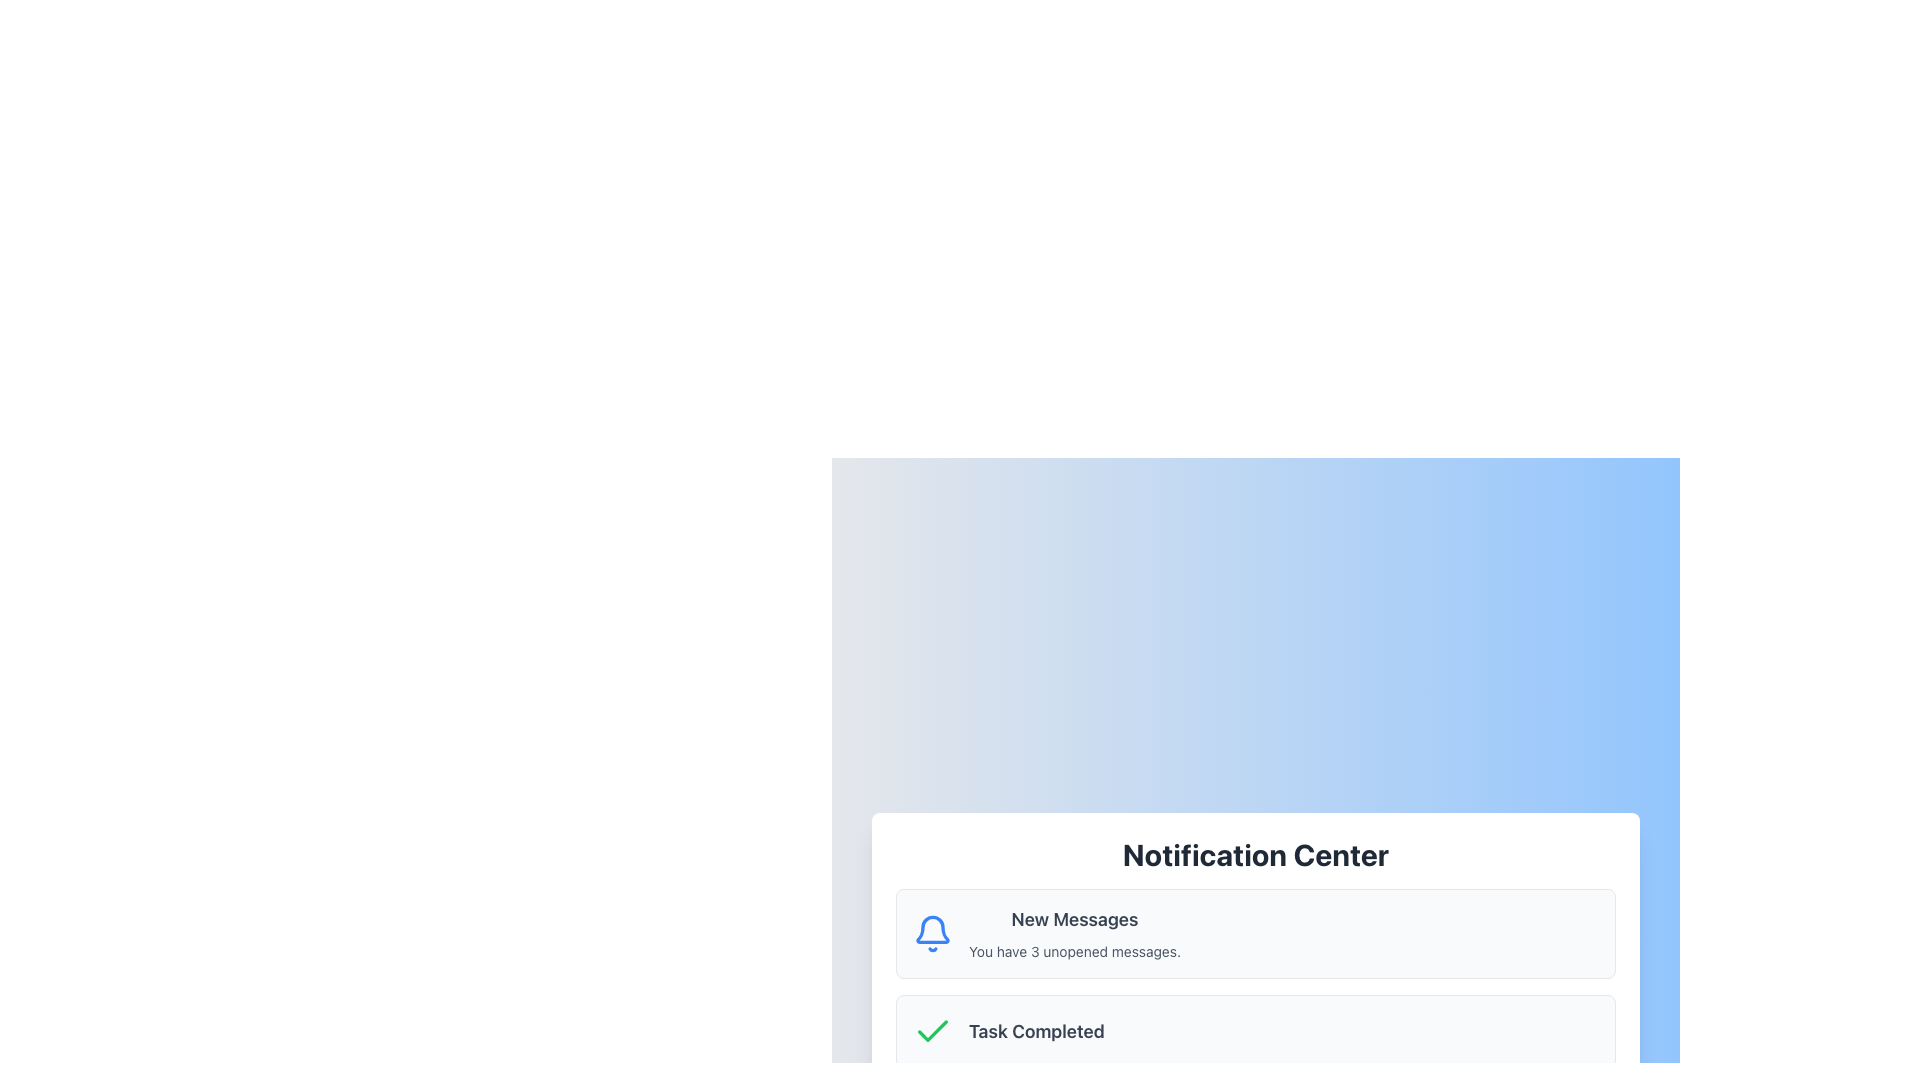 Image resolution: width=1920 pixels, height=1080 pixels. I want to click on status message displayed in the text label located in the notification panel, directly below the 'New Messages' heading, so click(1074, 951).